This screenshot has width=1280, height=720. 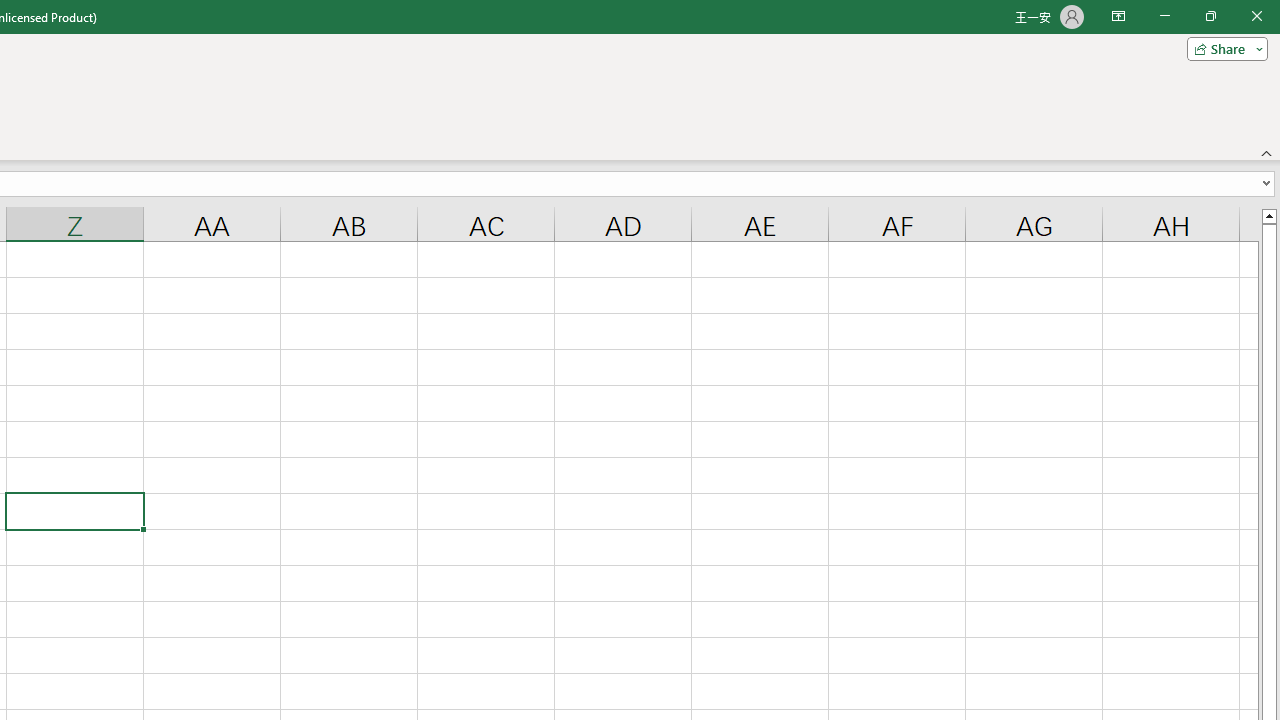 What do you see at coordinates (1164, 16) in the screenshot?
I see `'Minimize'` at bounding box center [1164, 16].